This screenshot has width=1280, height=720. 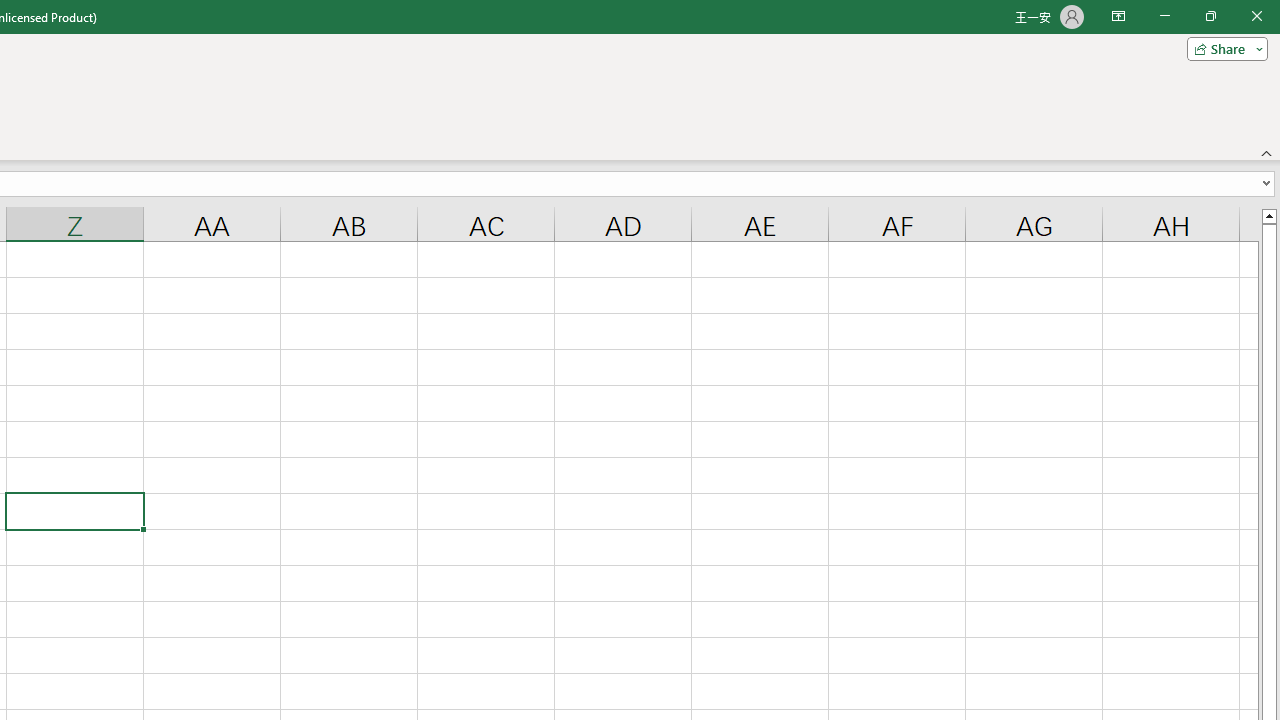 What do you see at coordinates (1164, 16) in the screenshot?
I see `'Minimize'` at bounding box center [1164, 16].